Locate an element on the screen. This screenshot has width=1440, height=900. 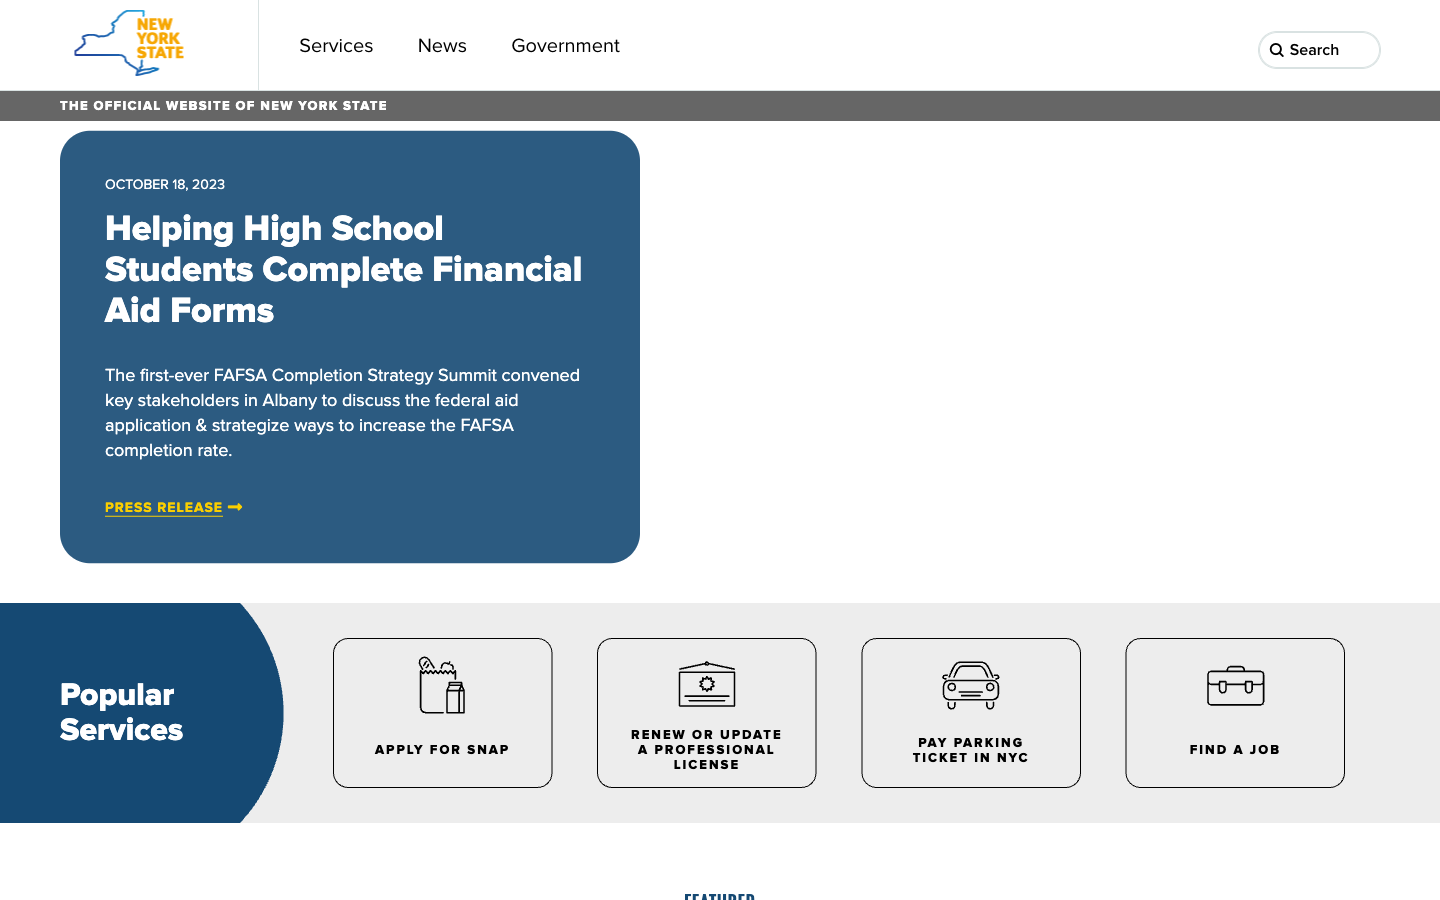
Redirect to the new page is located at coordinates (442, 44).